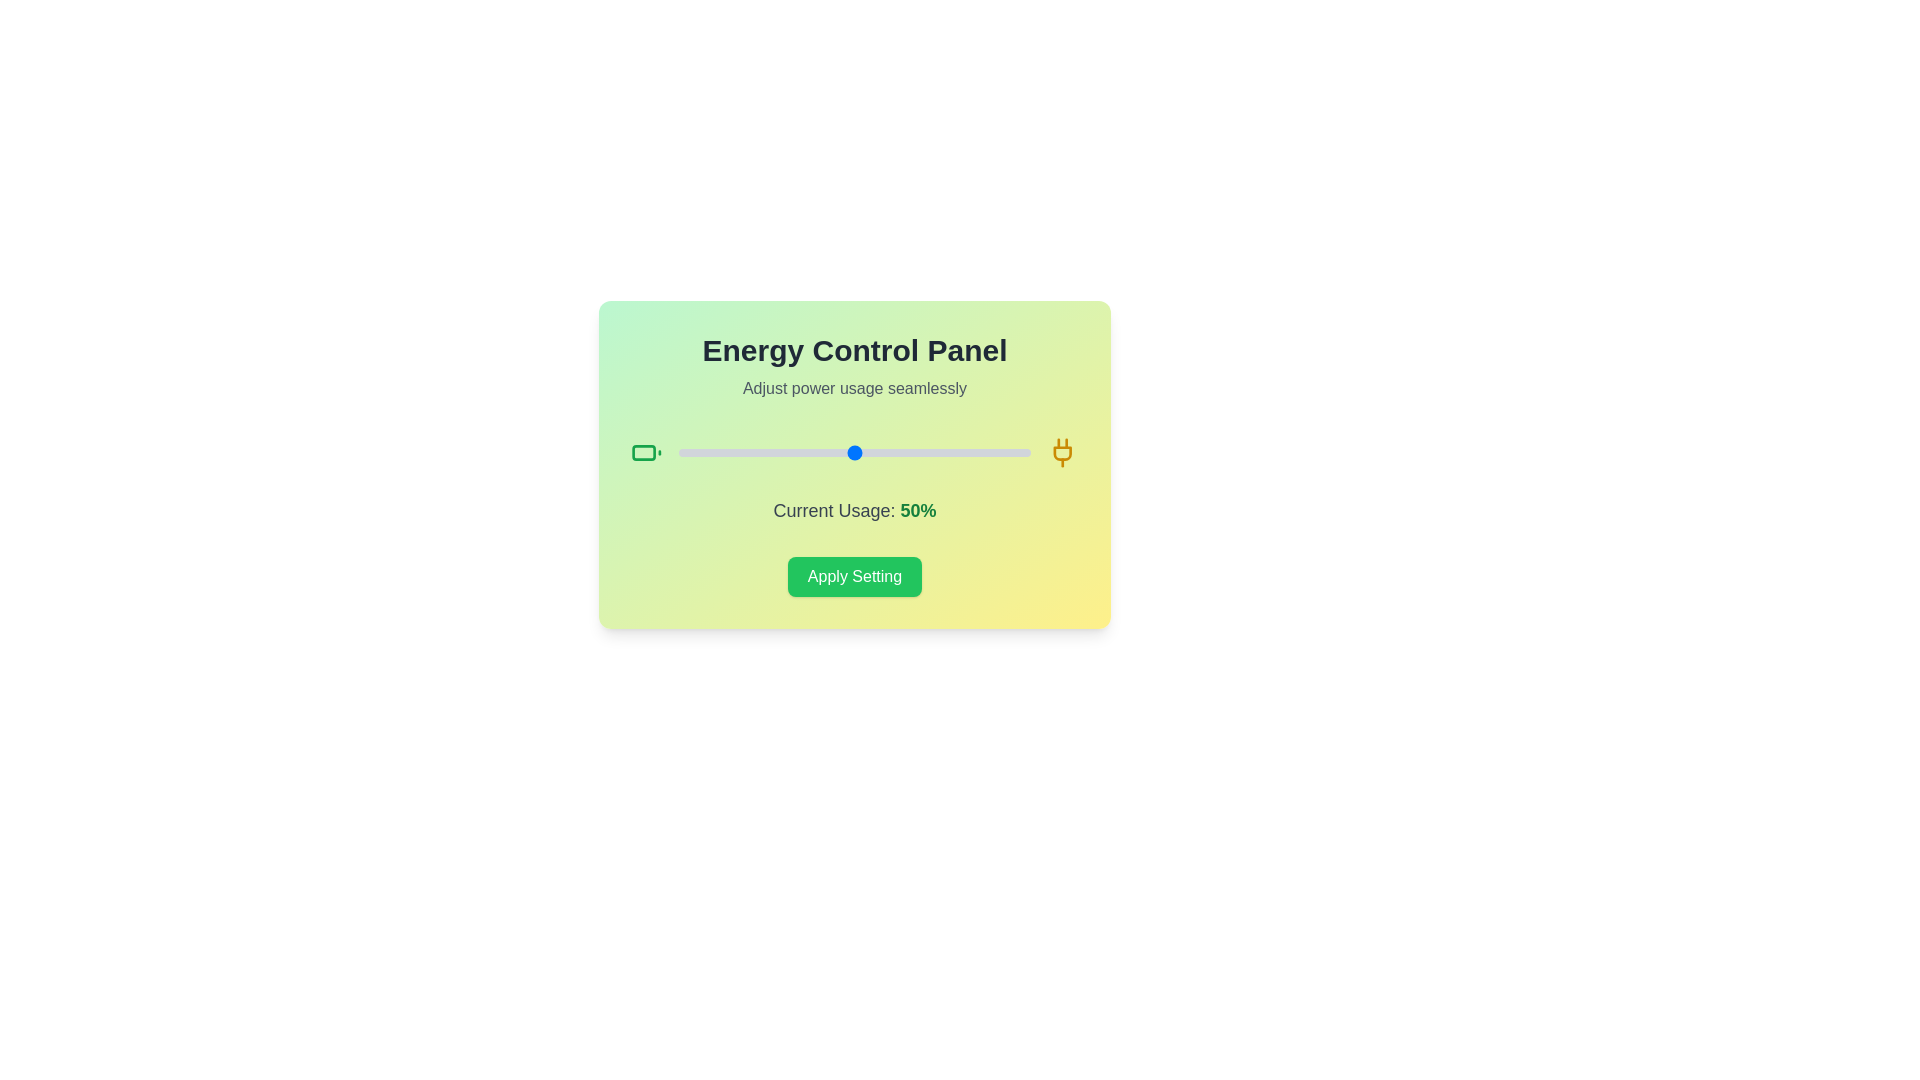 This screenshot has width=1920, height=1080. Describe the element at coordinates (769, 452) in the screenshot. I see `the slider` at that location.